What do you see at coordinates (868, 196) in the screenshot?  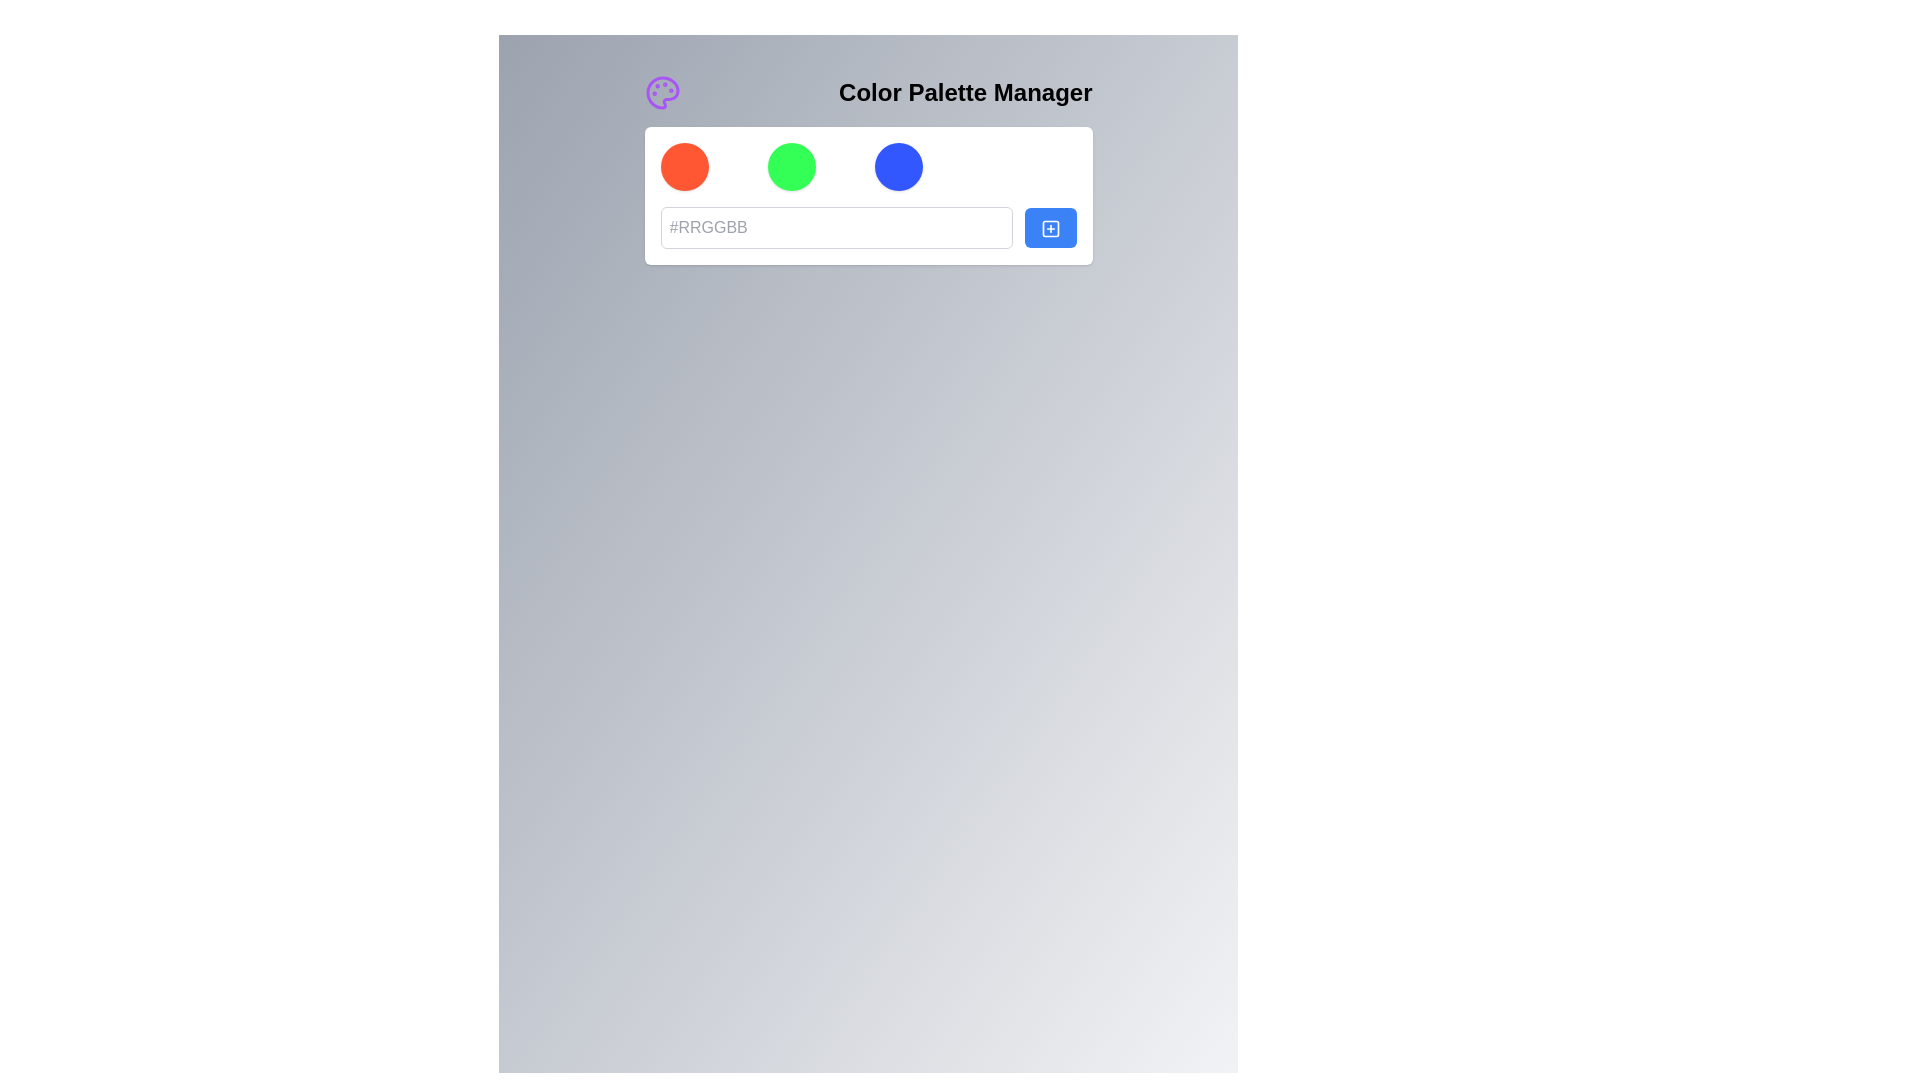 I see `the green circle button located in the Color Palette Manager` at bounding box center [868, 196].